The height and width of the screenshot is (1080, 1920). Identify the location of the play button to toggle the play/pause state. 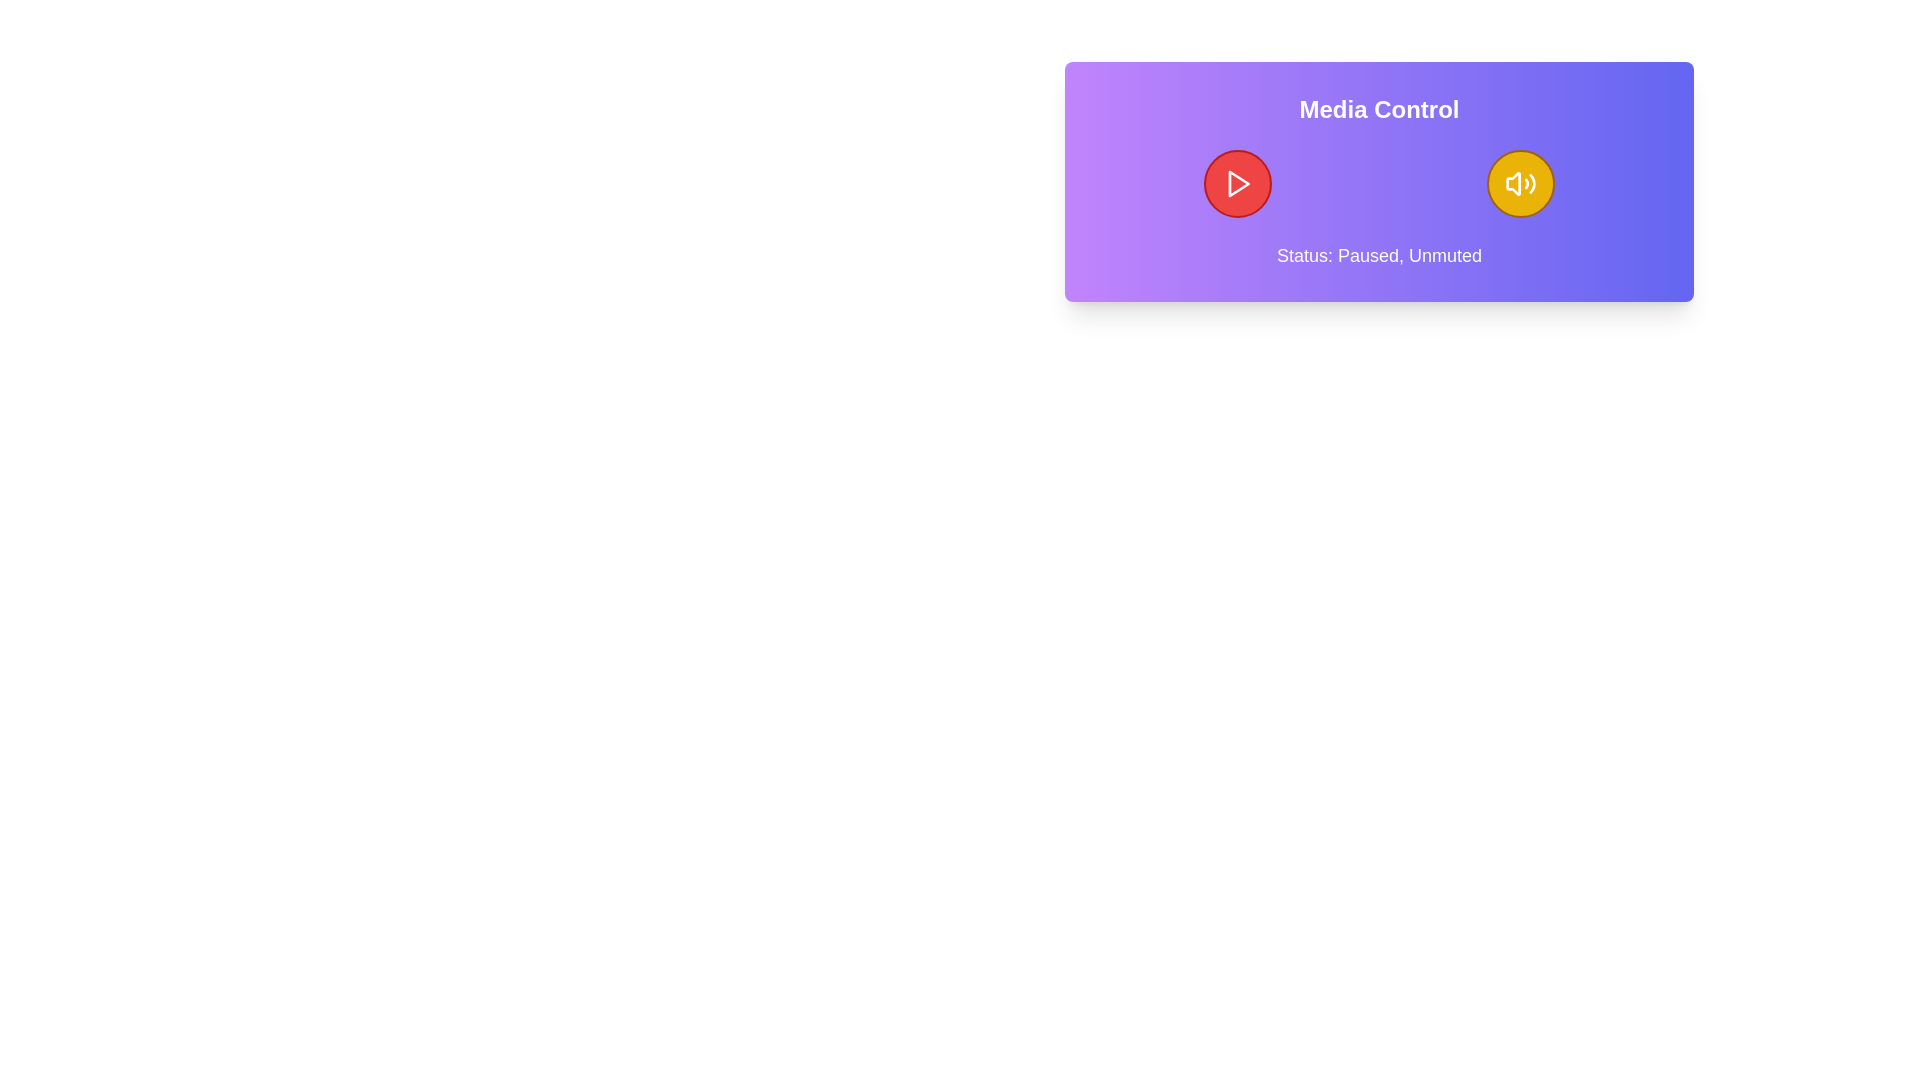
(1237, 184).